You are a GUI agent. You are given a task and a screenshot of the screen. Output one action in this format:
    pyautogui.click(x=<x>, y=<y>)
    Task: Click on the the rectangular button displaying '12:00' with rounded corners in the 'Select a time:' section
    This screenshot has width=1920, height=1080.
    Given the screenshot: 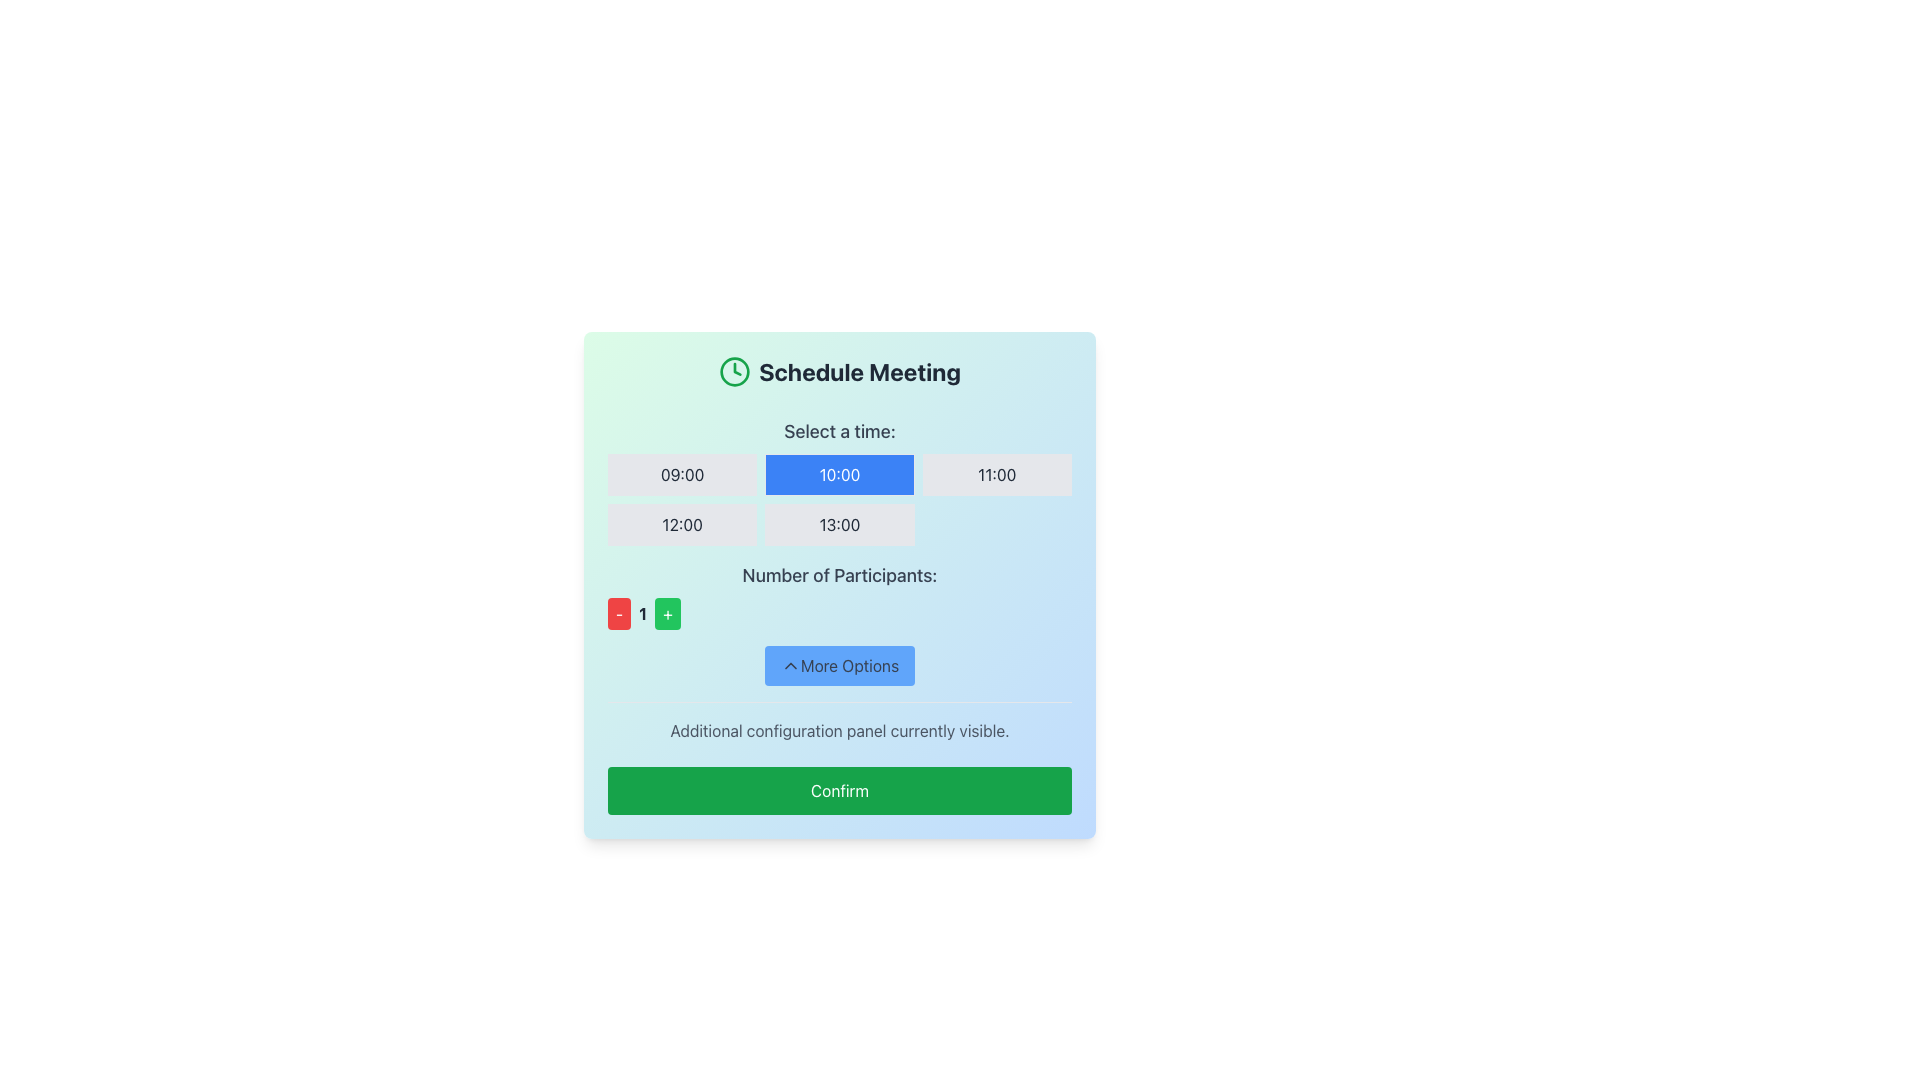 What is the action you would take?
    pyautogui.click(x=682, y=523)
    